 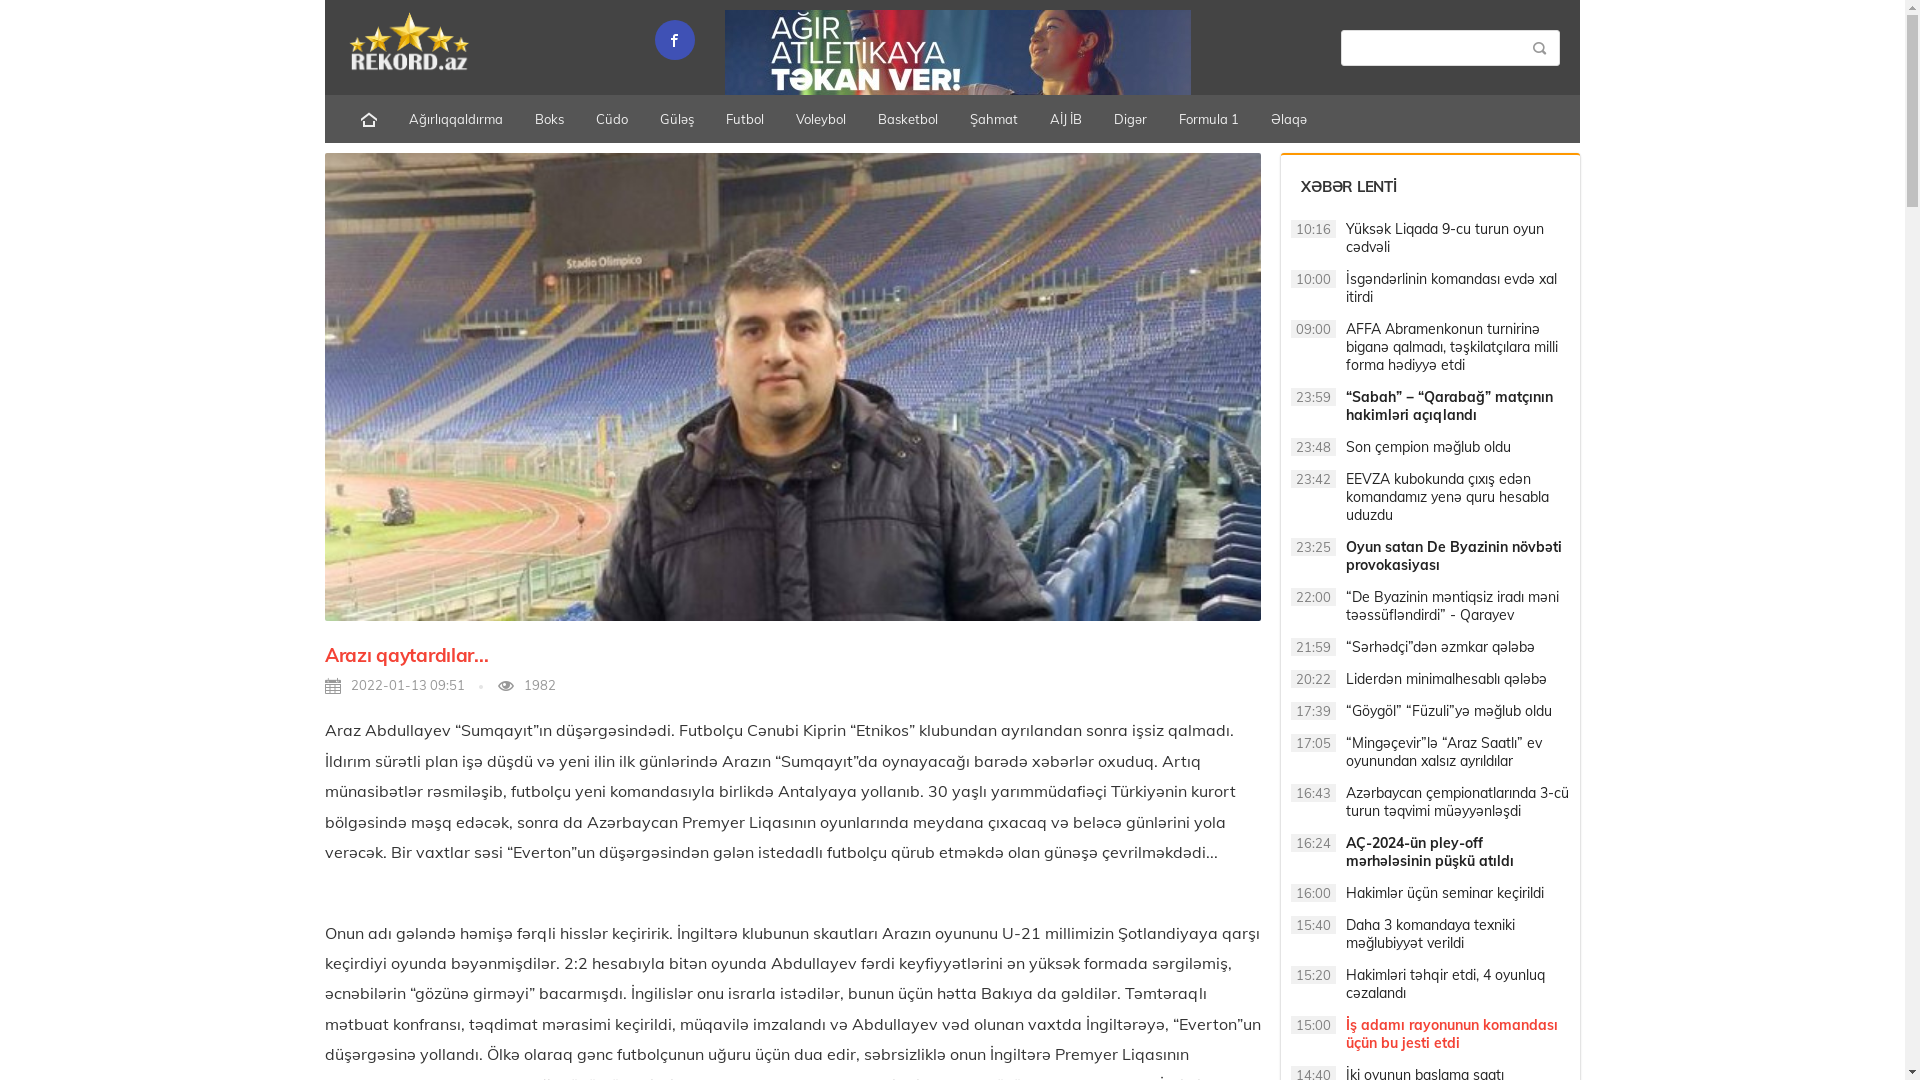 I want to click on 'Basketbol', so click(x=906, y=119).